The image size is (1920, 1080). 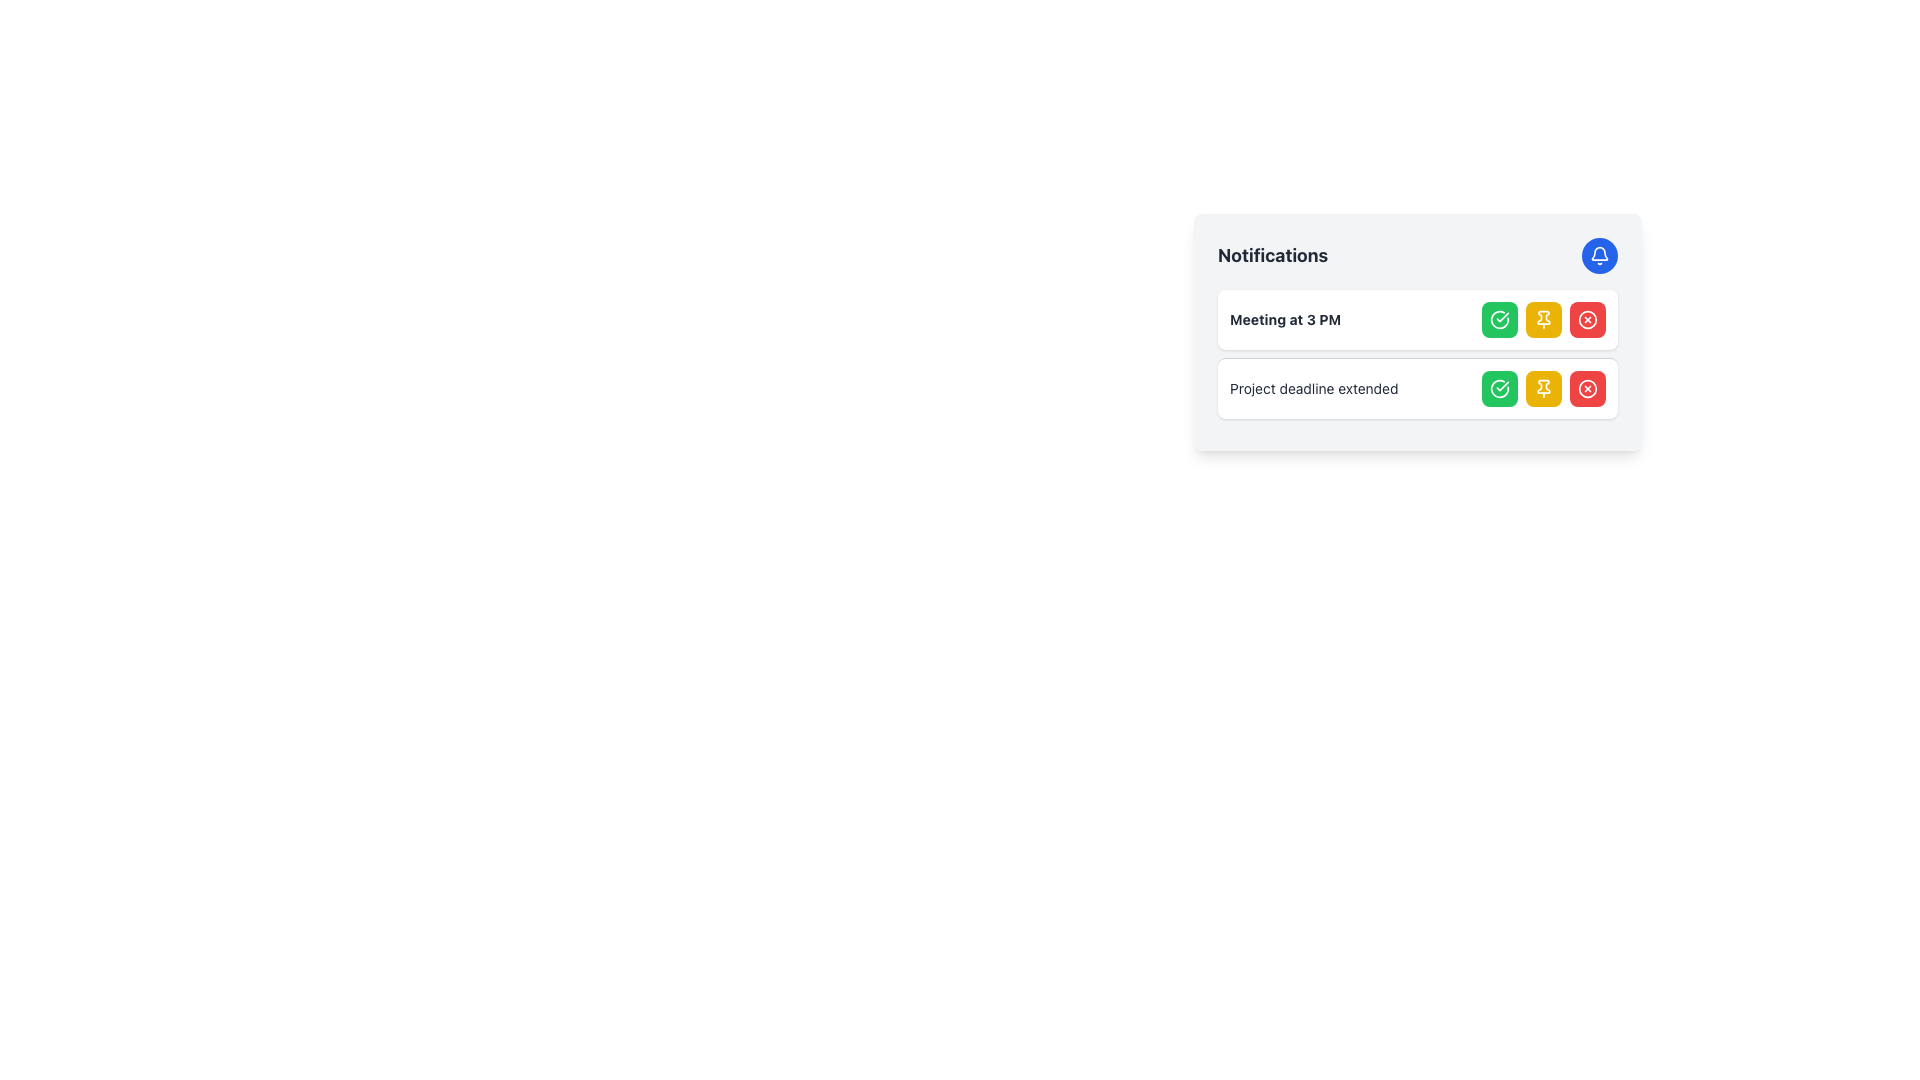 What do you see at coordinates (1587, 389) in the screenshot?
I see `the circular graphic element of the red close button icon located at the far right of the first row in the notification widget` at bounding box center [1587, 389].